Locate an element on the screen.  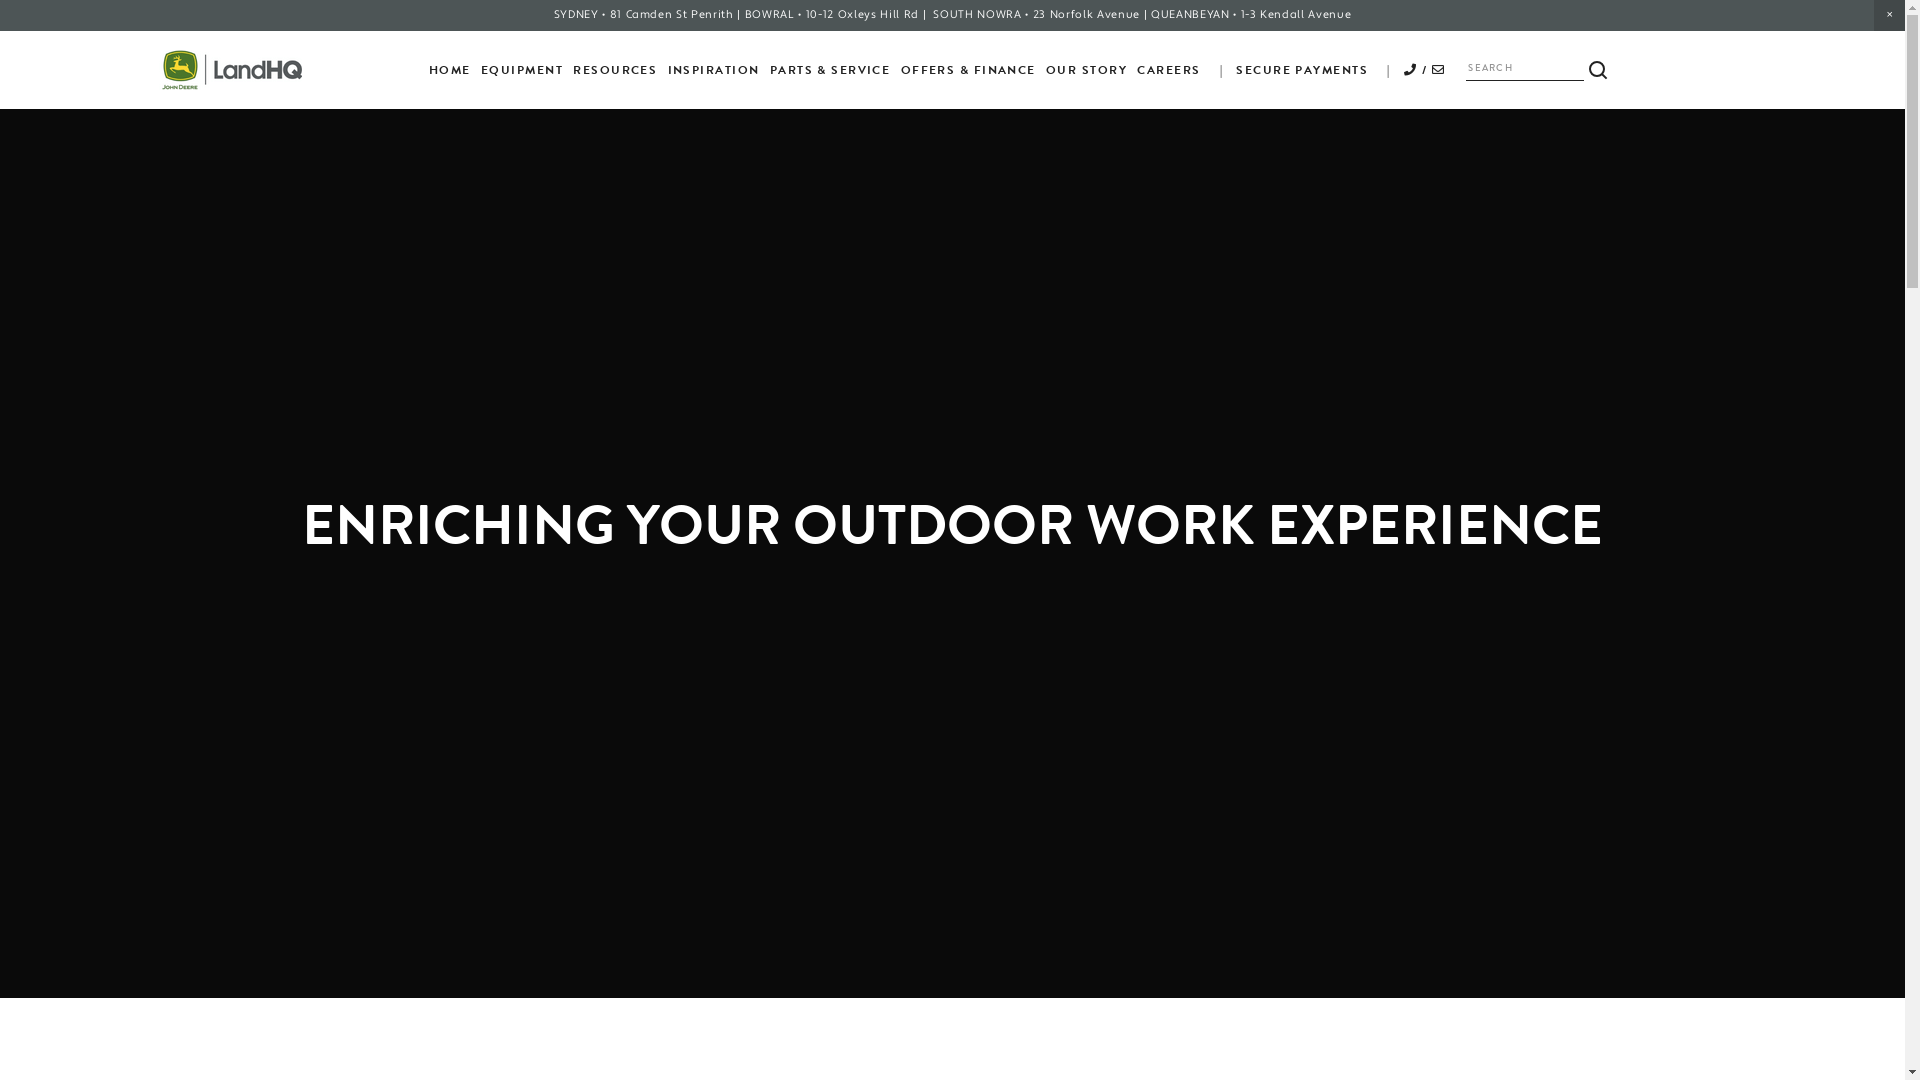
'EQUIPMENT' is located at coordinates (522, 68).